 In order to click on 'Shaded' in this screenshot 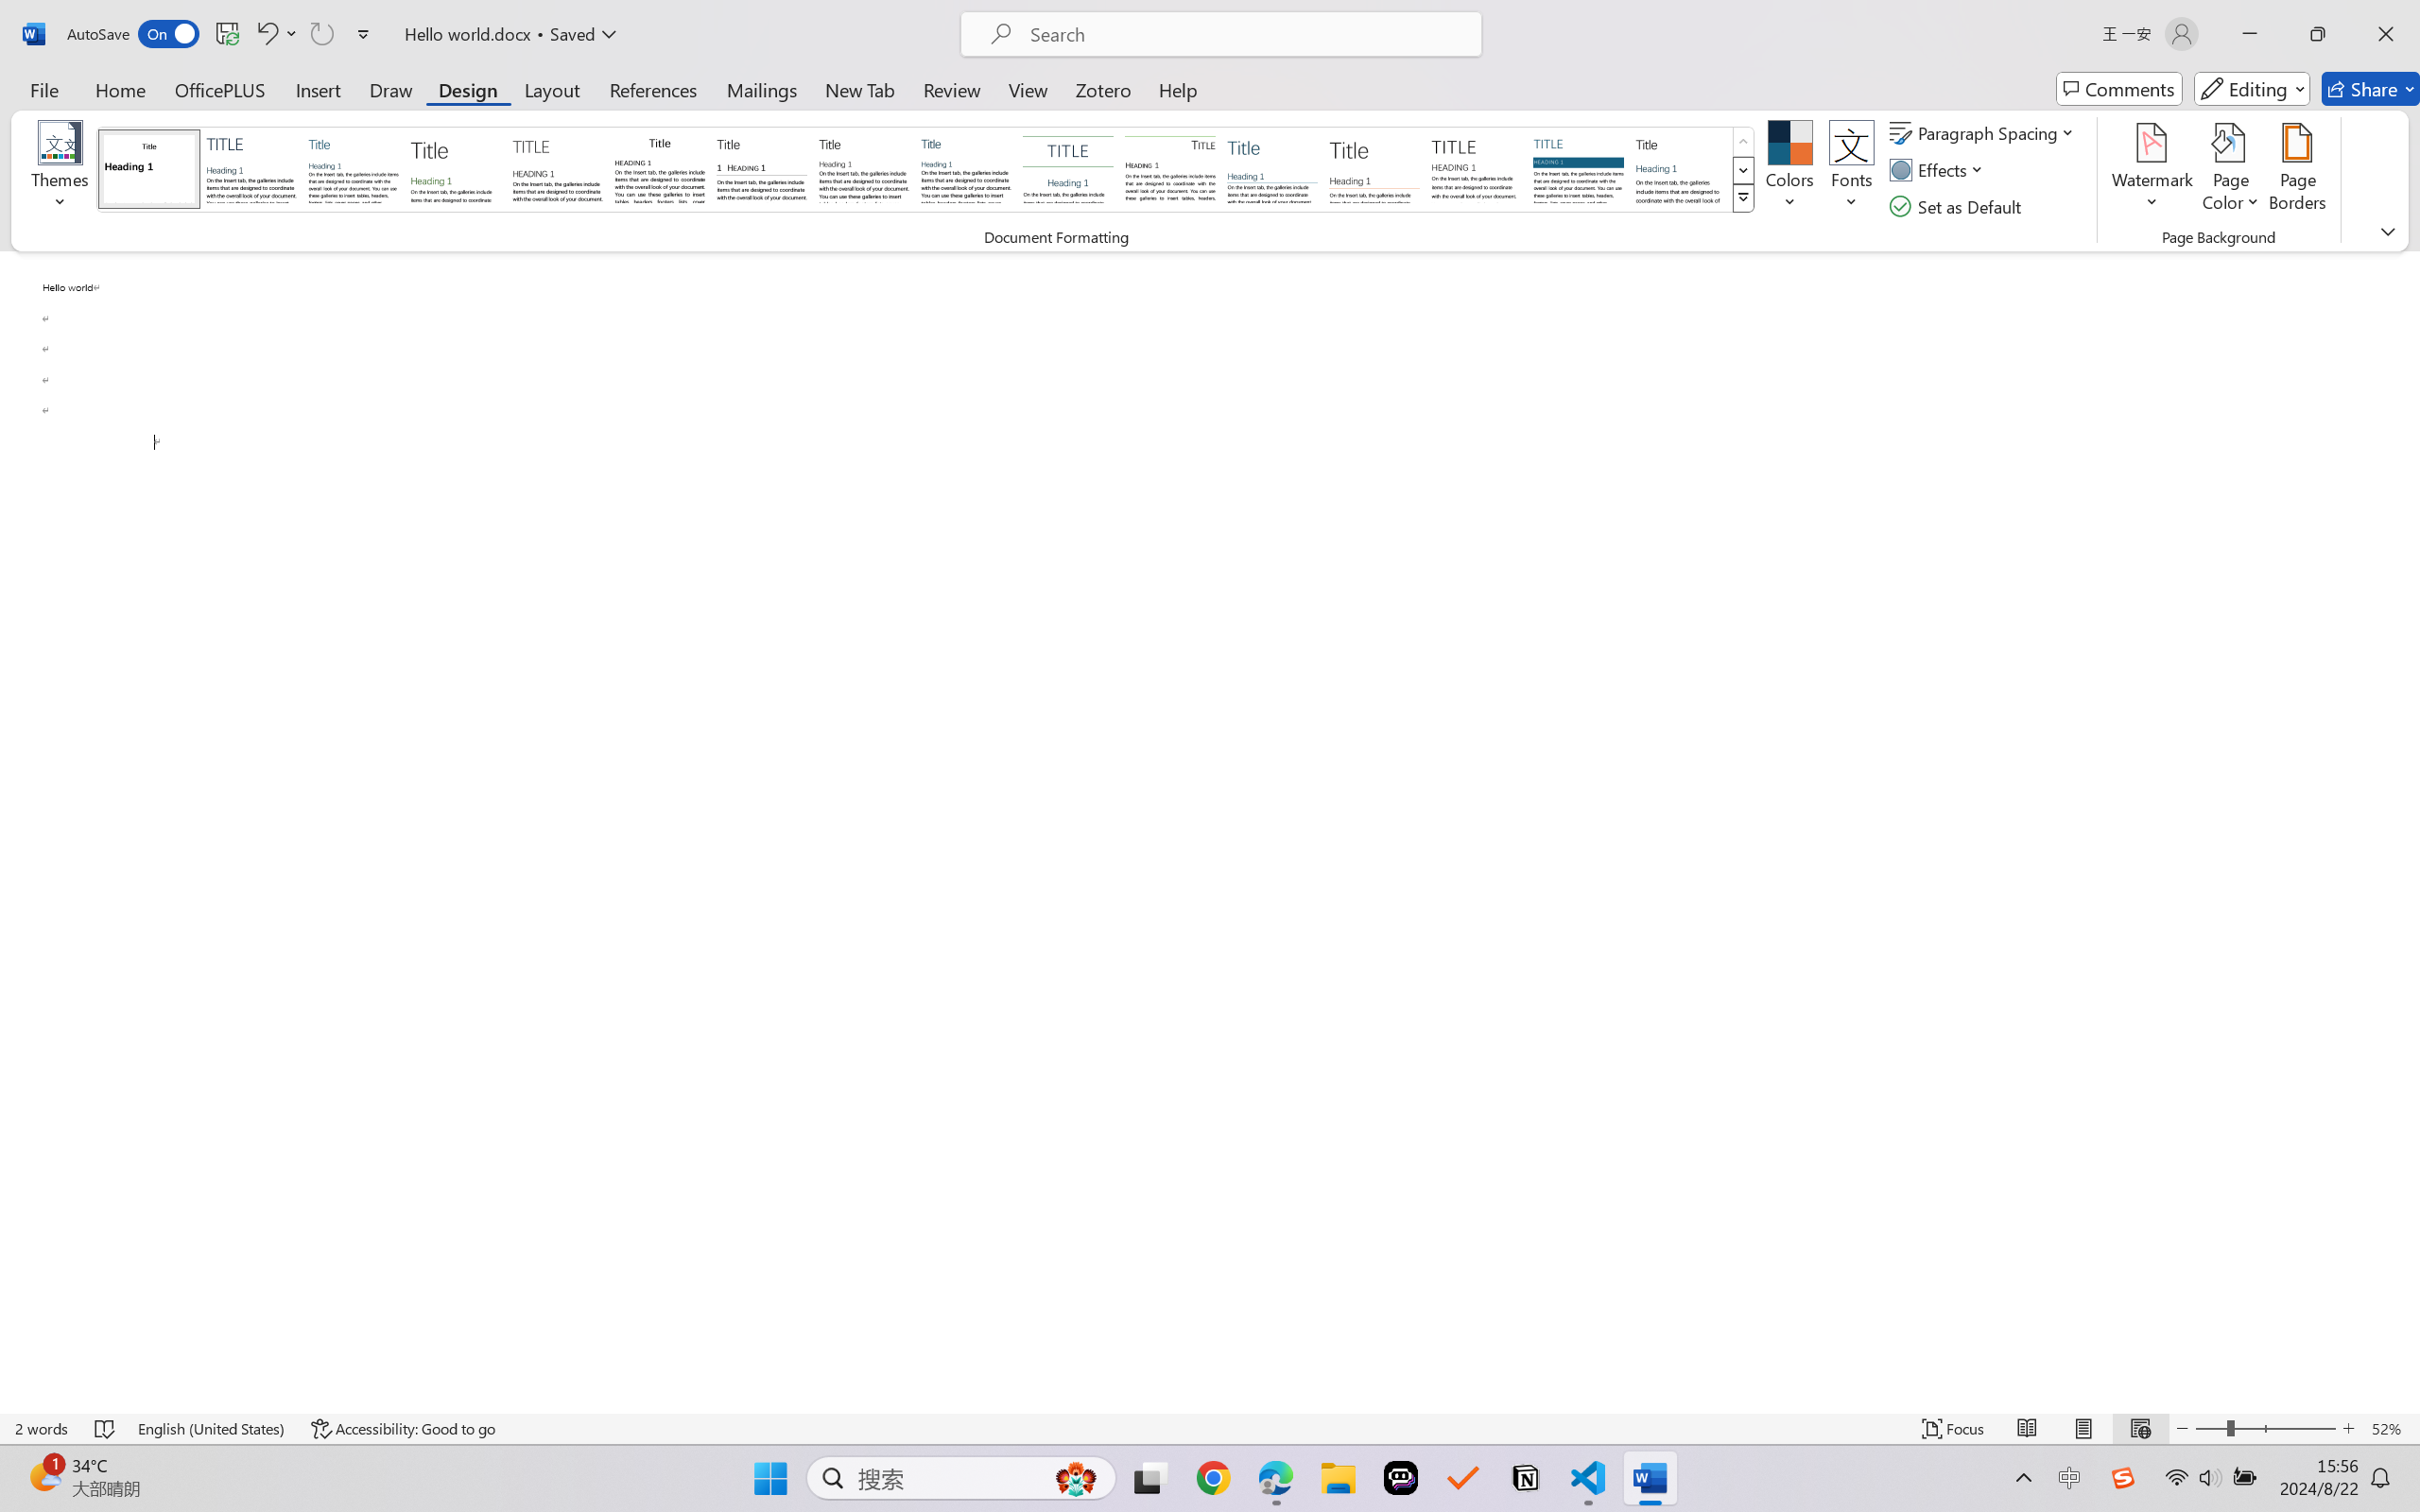, I will do `click(1577, 168)`.